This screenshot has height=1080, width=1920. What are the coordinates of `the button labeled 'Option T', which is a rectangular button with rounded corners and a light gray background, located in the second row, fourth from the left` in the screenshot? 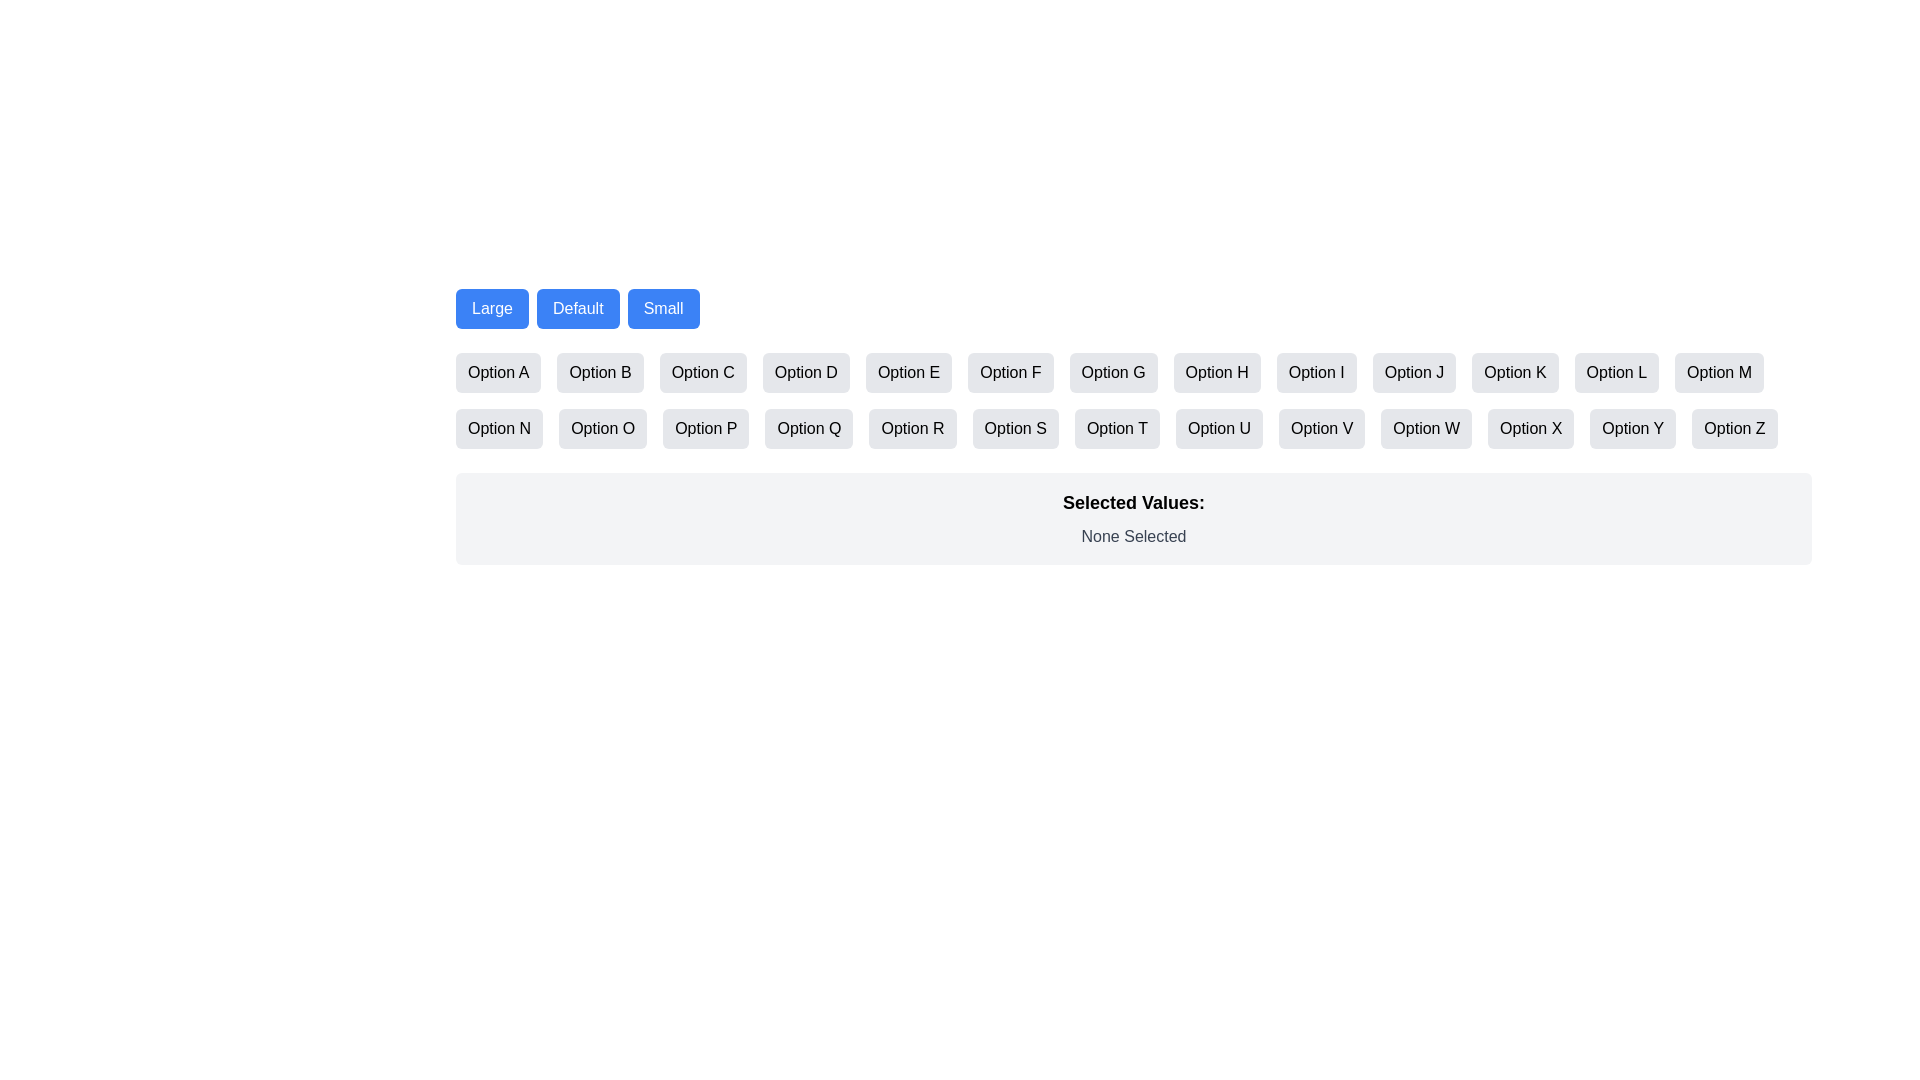 It's located at (1116, 427).